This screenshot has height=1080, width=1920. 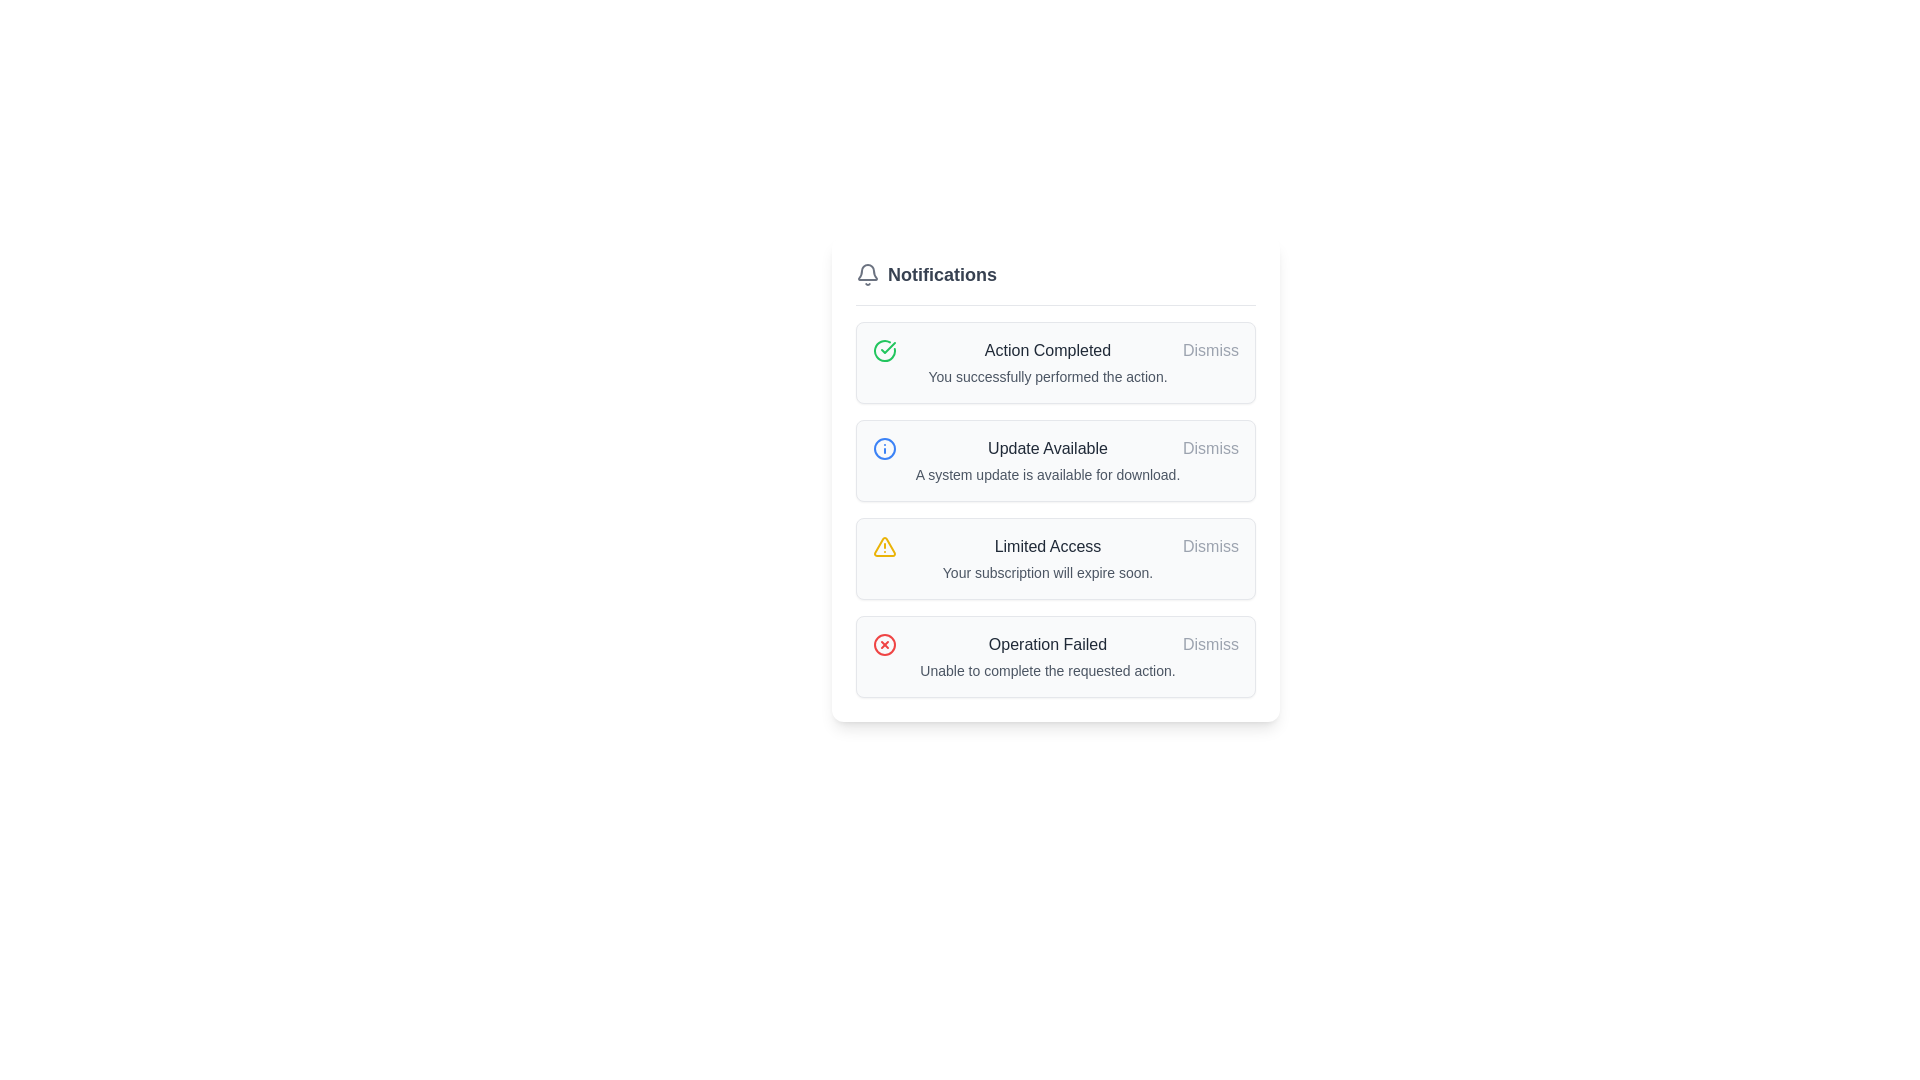 I want to click on the red circular icon with an 'X' symbol, which indicates an error, located in the notification box labeled 'Operation Failed', so click(x=883, y=644).